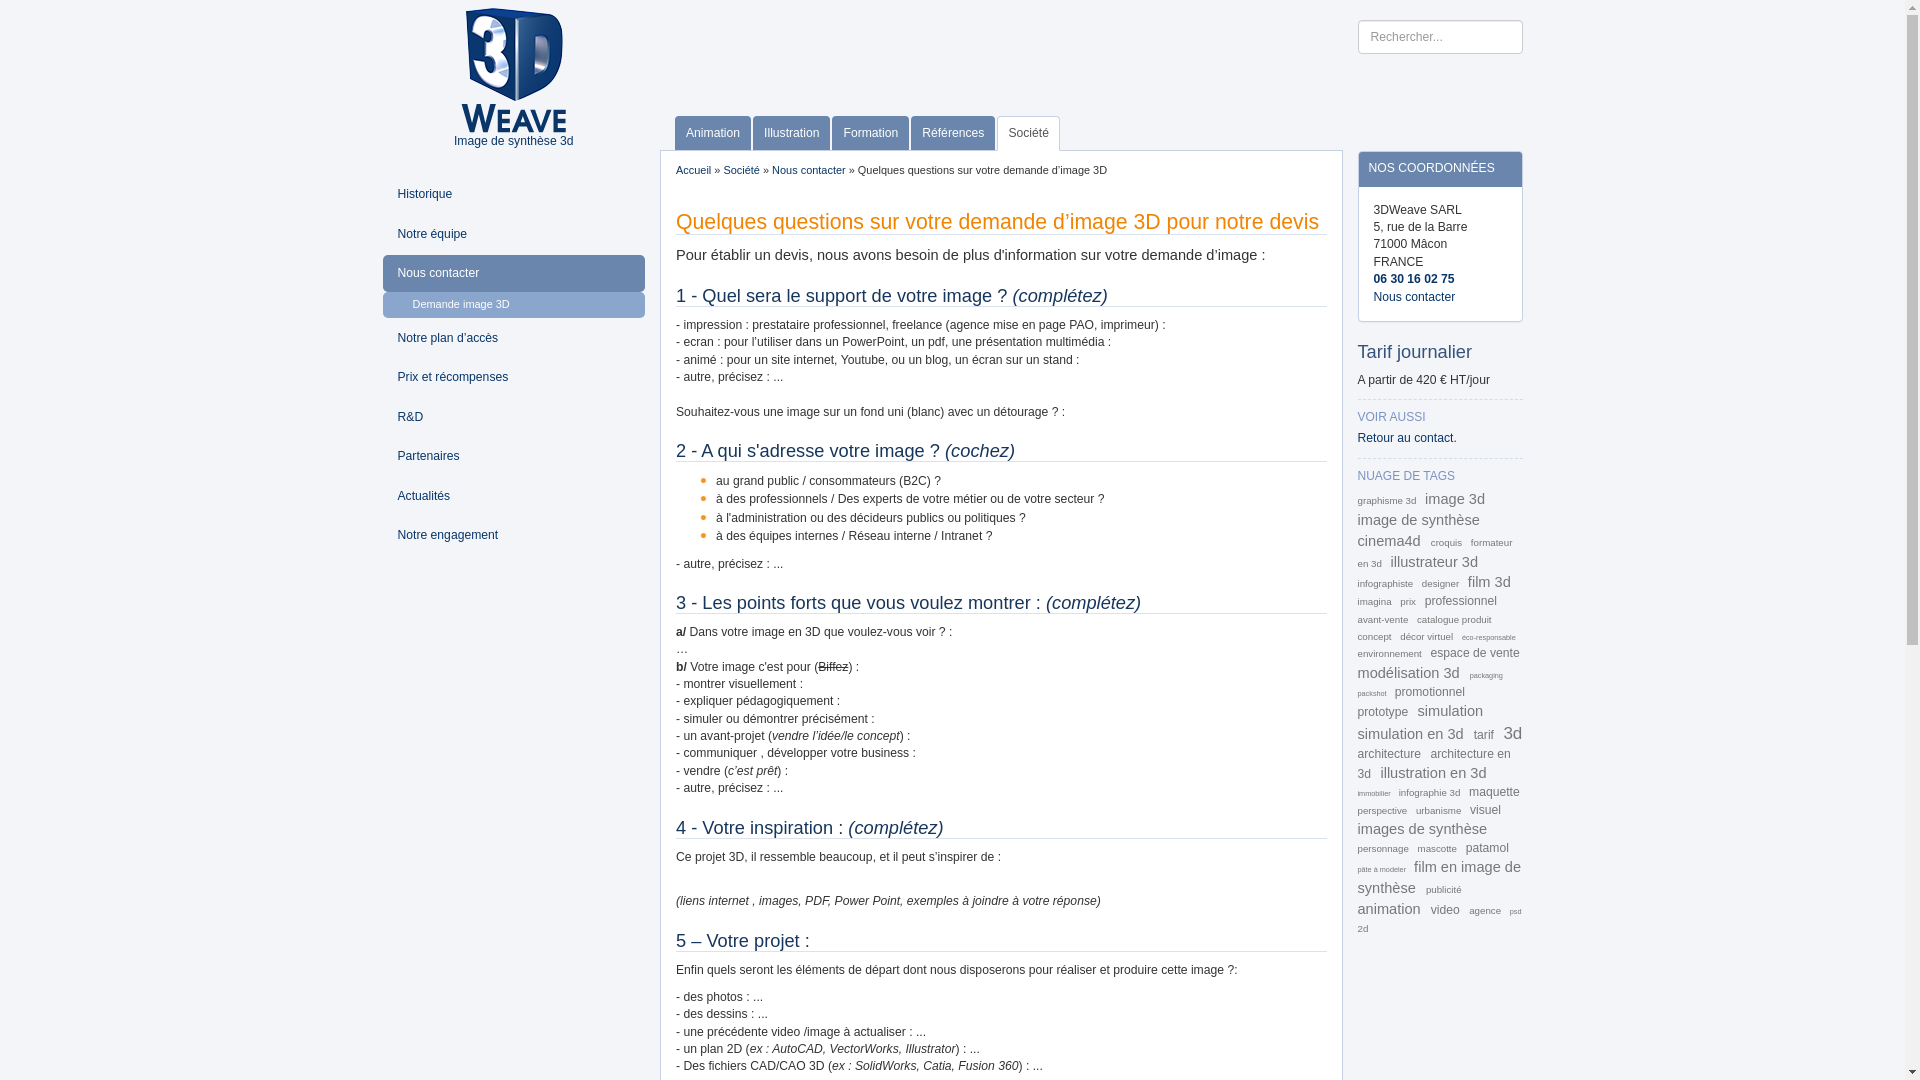 This screenshot has height=1080, width=1920. I want to click on 'graphisme 3d', so click(1387, 499).